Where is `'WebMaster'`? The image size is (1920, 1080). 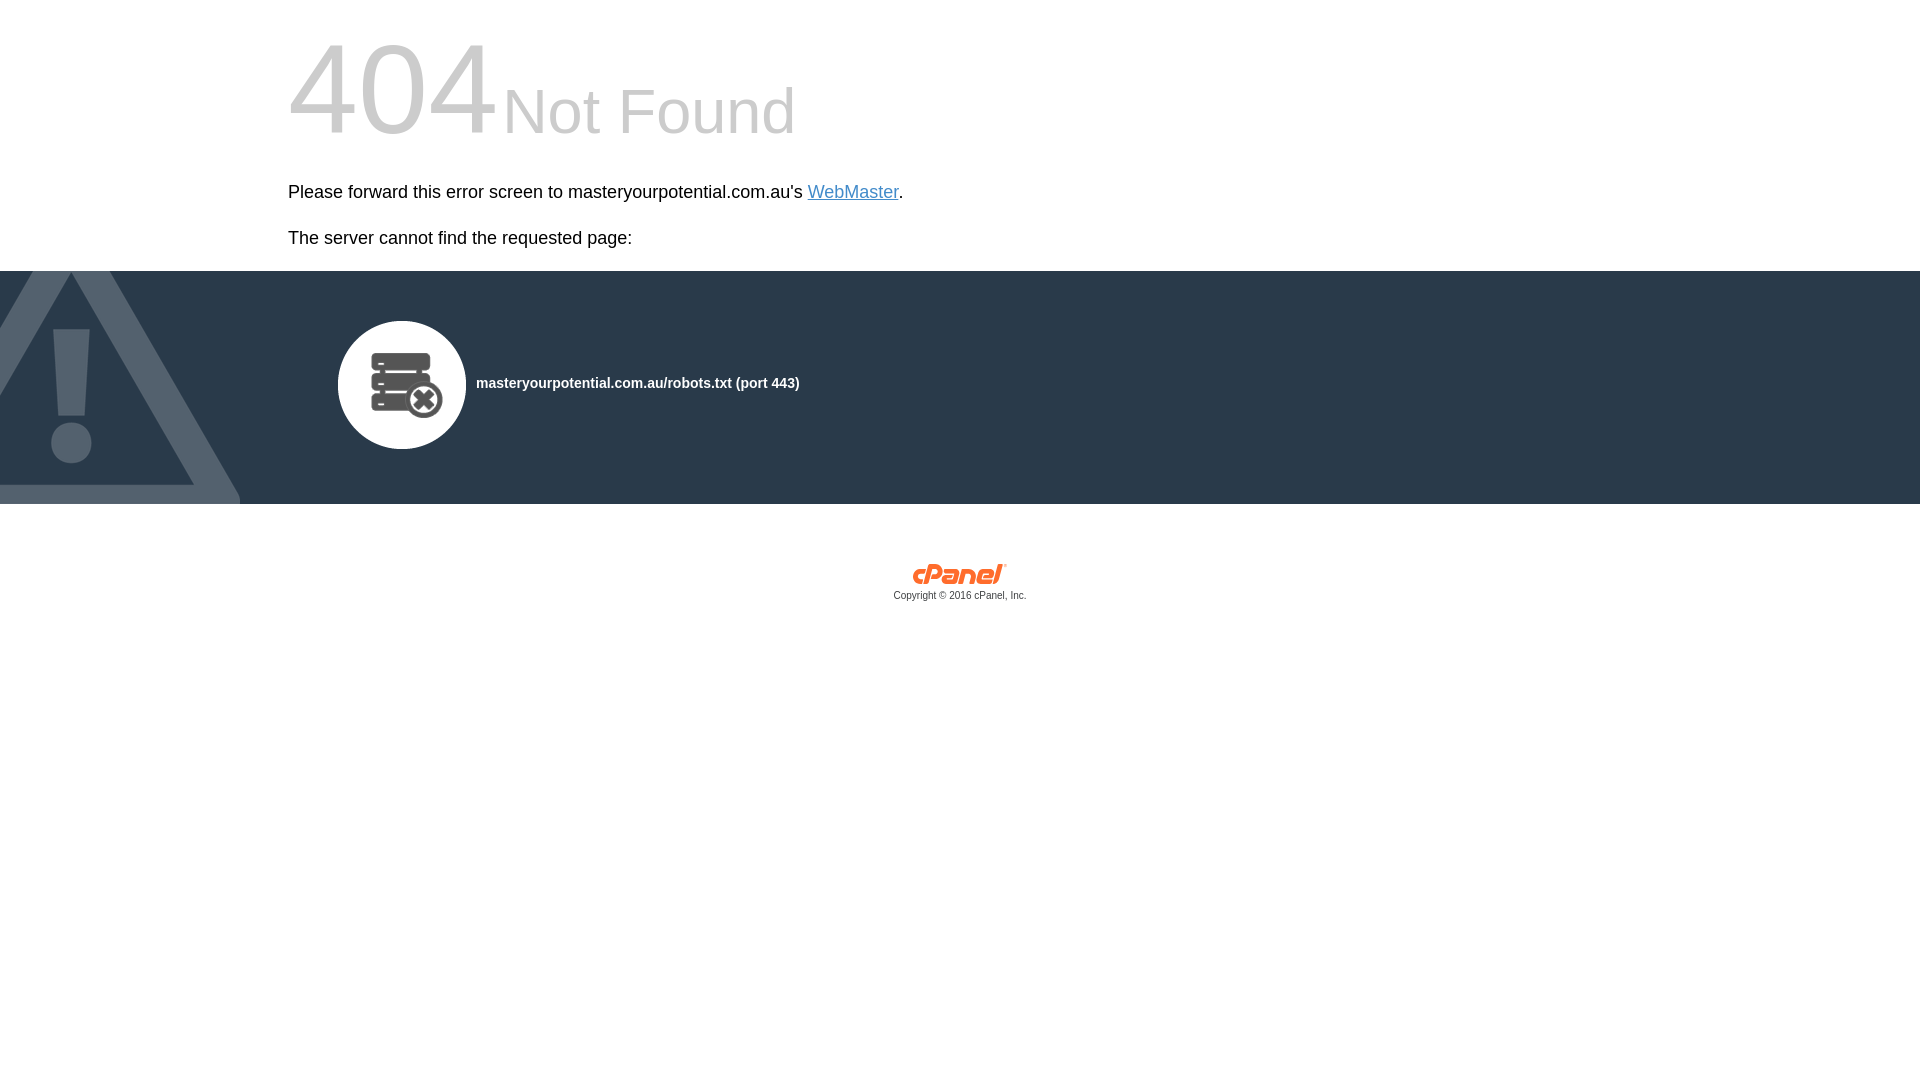
'WebMaster' is located at coordinates (853, 192).